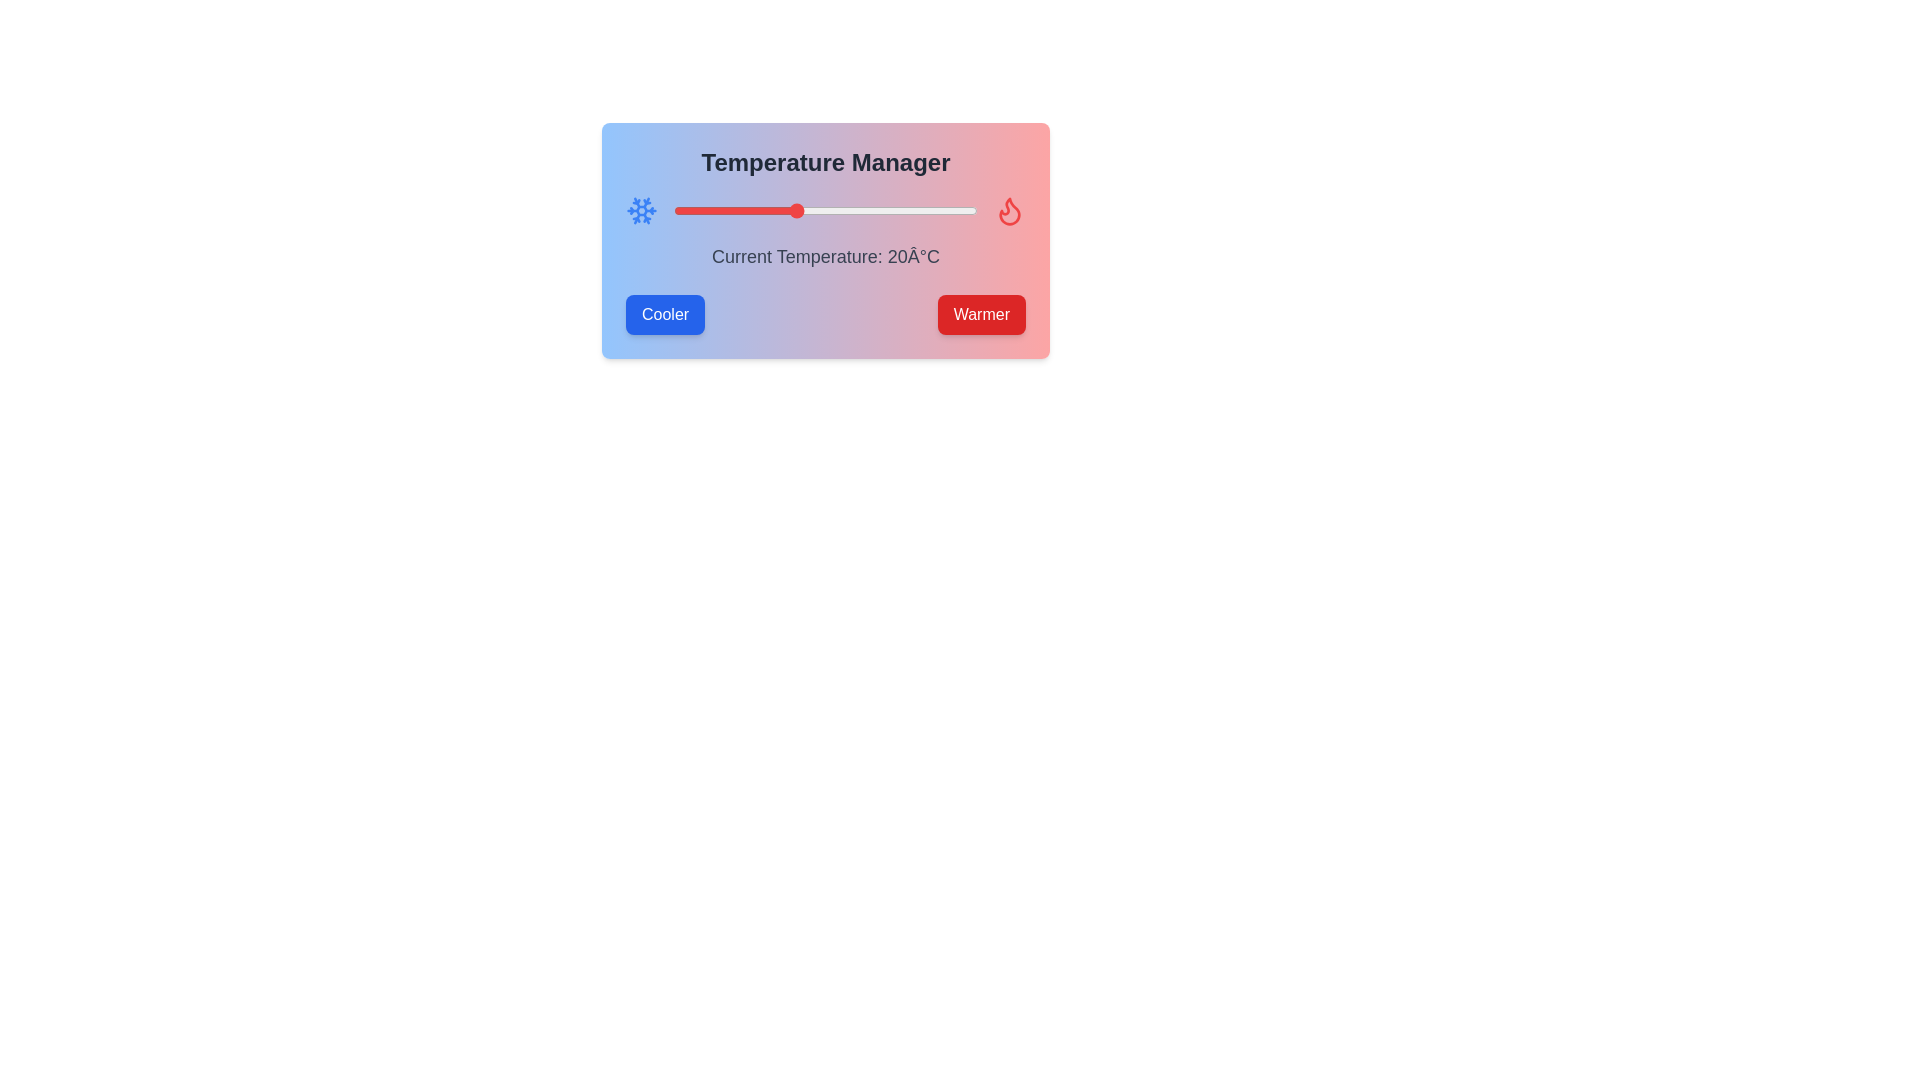 The height and width of the screenshot is (1080, 1920). Describe the element at coordinates (665, 315) in the screenshot. I see `'Cooler' button to decrease the temperature` at that location.